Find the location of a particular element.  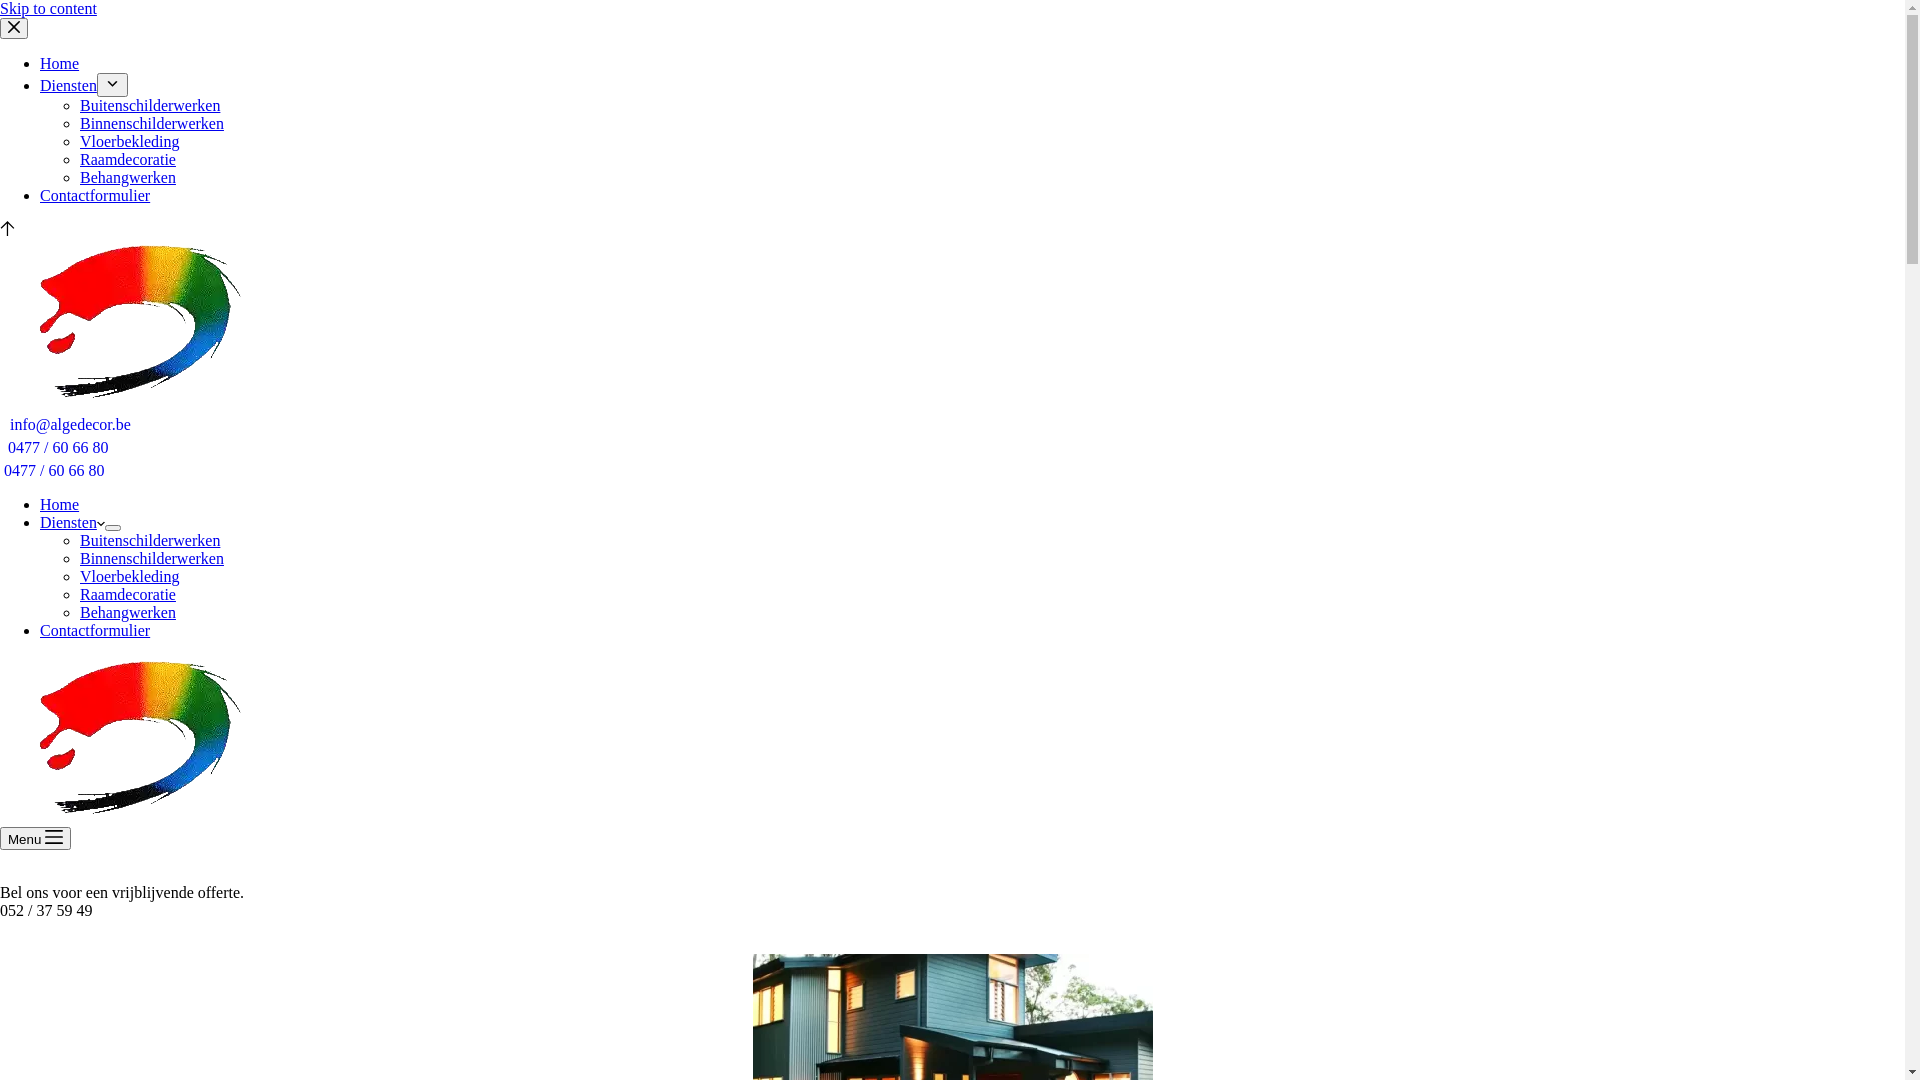

'Behangwerken' is located at coordinates (127, 176).